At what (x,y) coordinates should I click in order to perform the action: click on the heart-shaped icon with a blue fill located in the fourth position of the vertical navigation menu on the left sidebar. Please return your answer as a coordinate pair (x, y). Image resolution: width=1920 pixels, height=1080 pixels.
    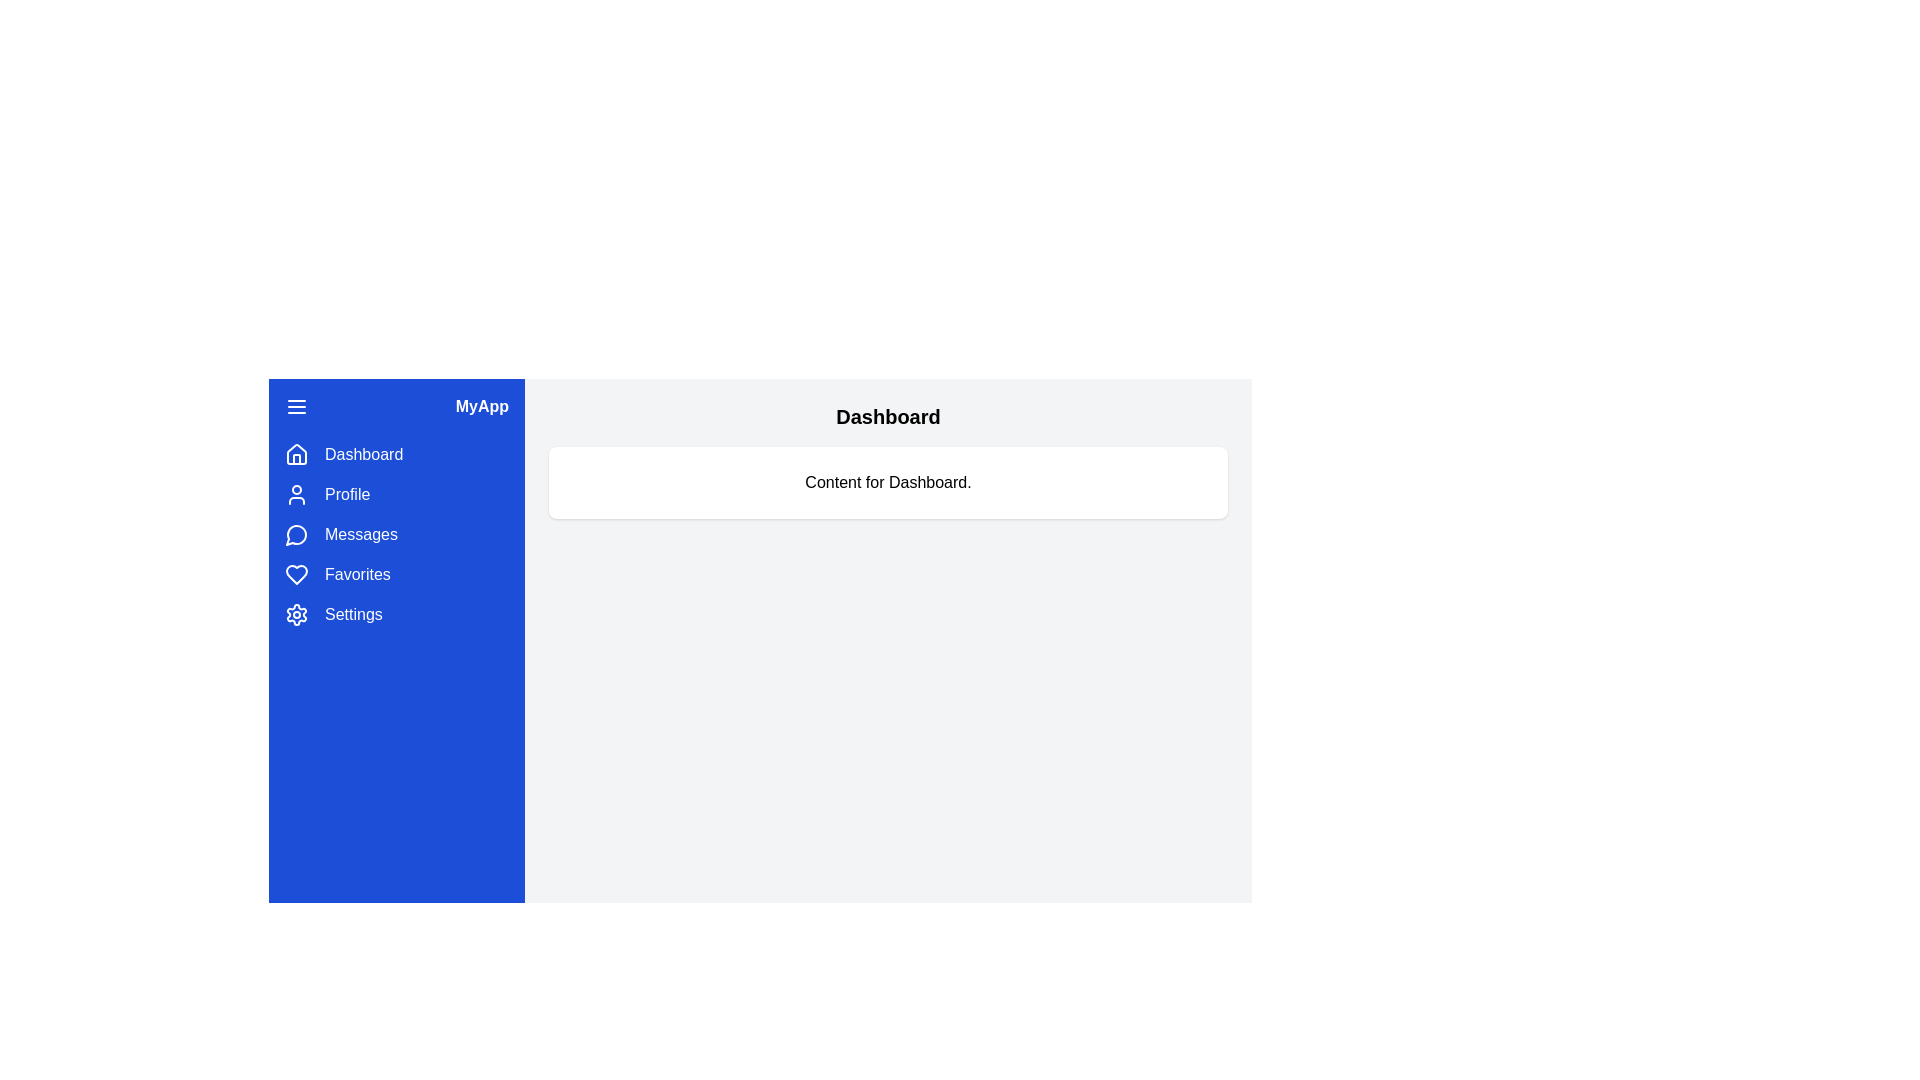
    Looking at the image, I should click on (296, 574).